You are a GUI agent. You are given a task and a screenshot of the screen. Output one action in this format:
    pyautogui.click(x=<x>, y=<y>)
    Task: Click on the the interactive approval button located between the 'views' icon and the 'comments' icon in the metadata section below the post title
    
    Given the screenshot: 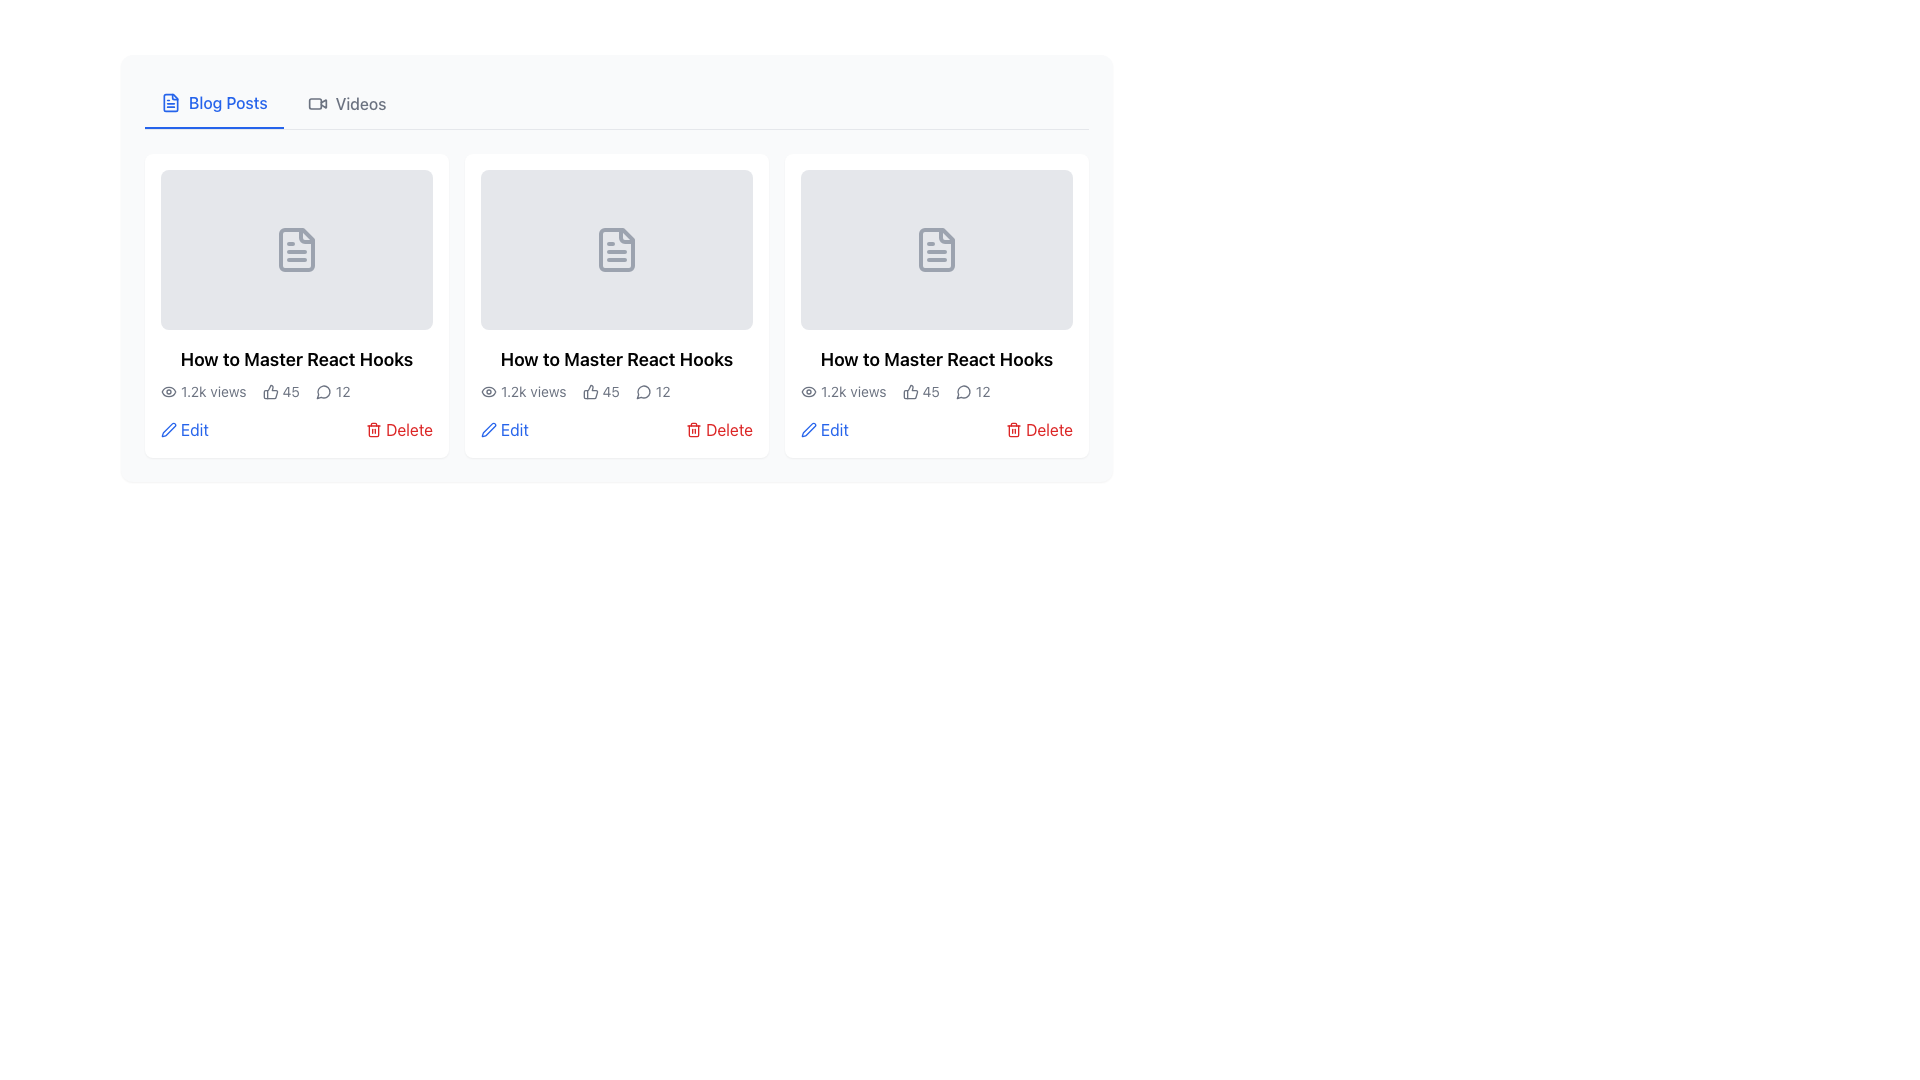 What is the action you would take?
    pyautogui.click(x=269, y=392)
    